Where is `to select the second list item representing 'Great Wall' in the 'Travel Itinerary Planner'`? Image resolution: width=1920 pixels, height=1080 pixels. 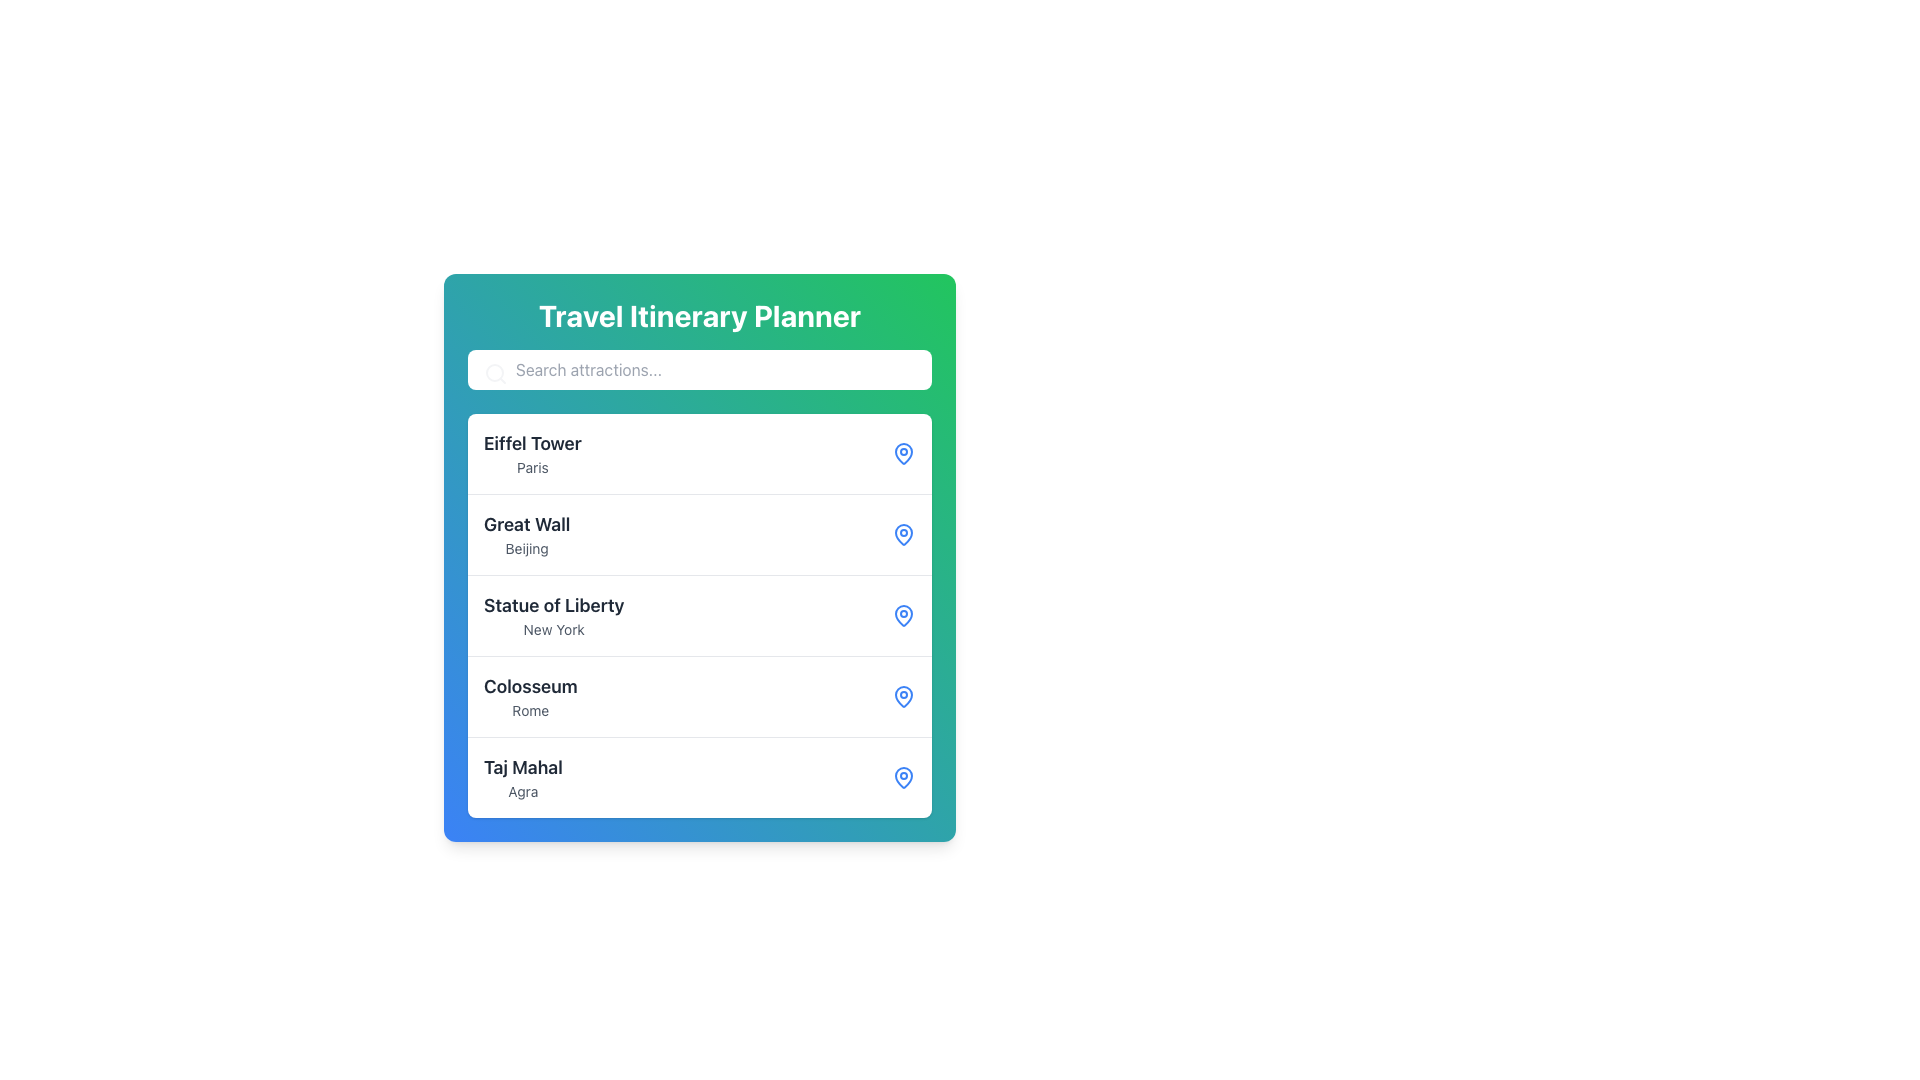
to select the second list item representing 'Great Wall' in the 'Travel Itinerary Planner' is located at coordinates (700, 532).